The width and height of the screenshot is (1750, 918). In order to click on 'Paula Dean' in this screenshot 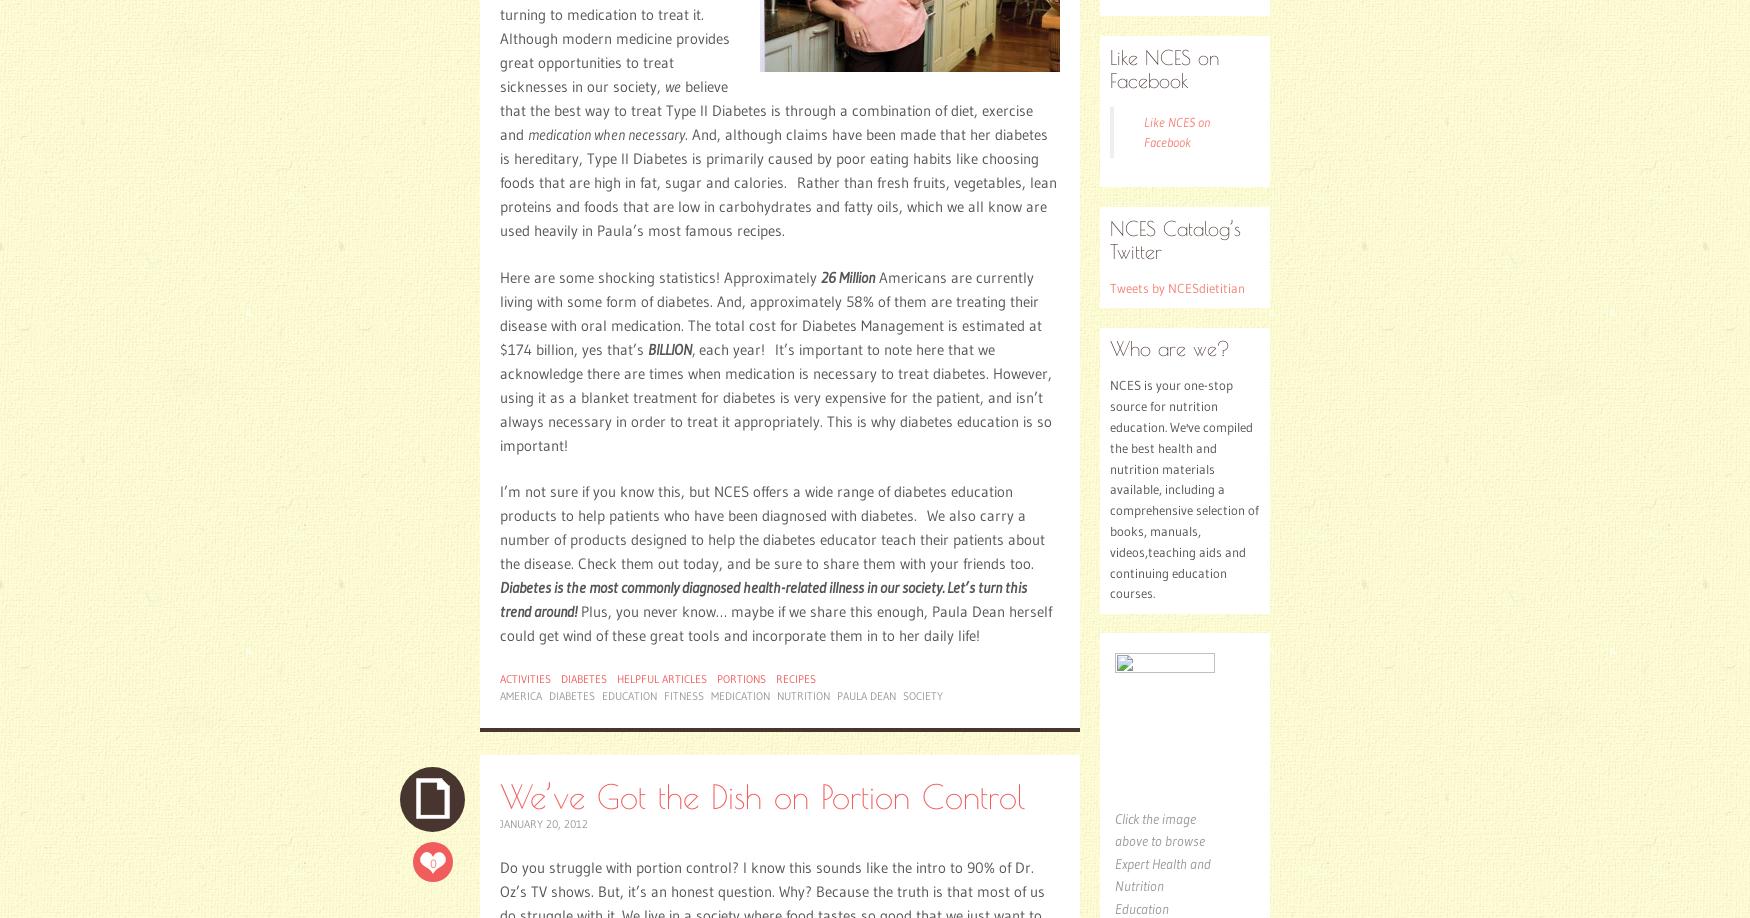, I will do `click(866, 695)`.